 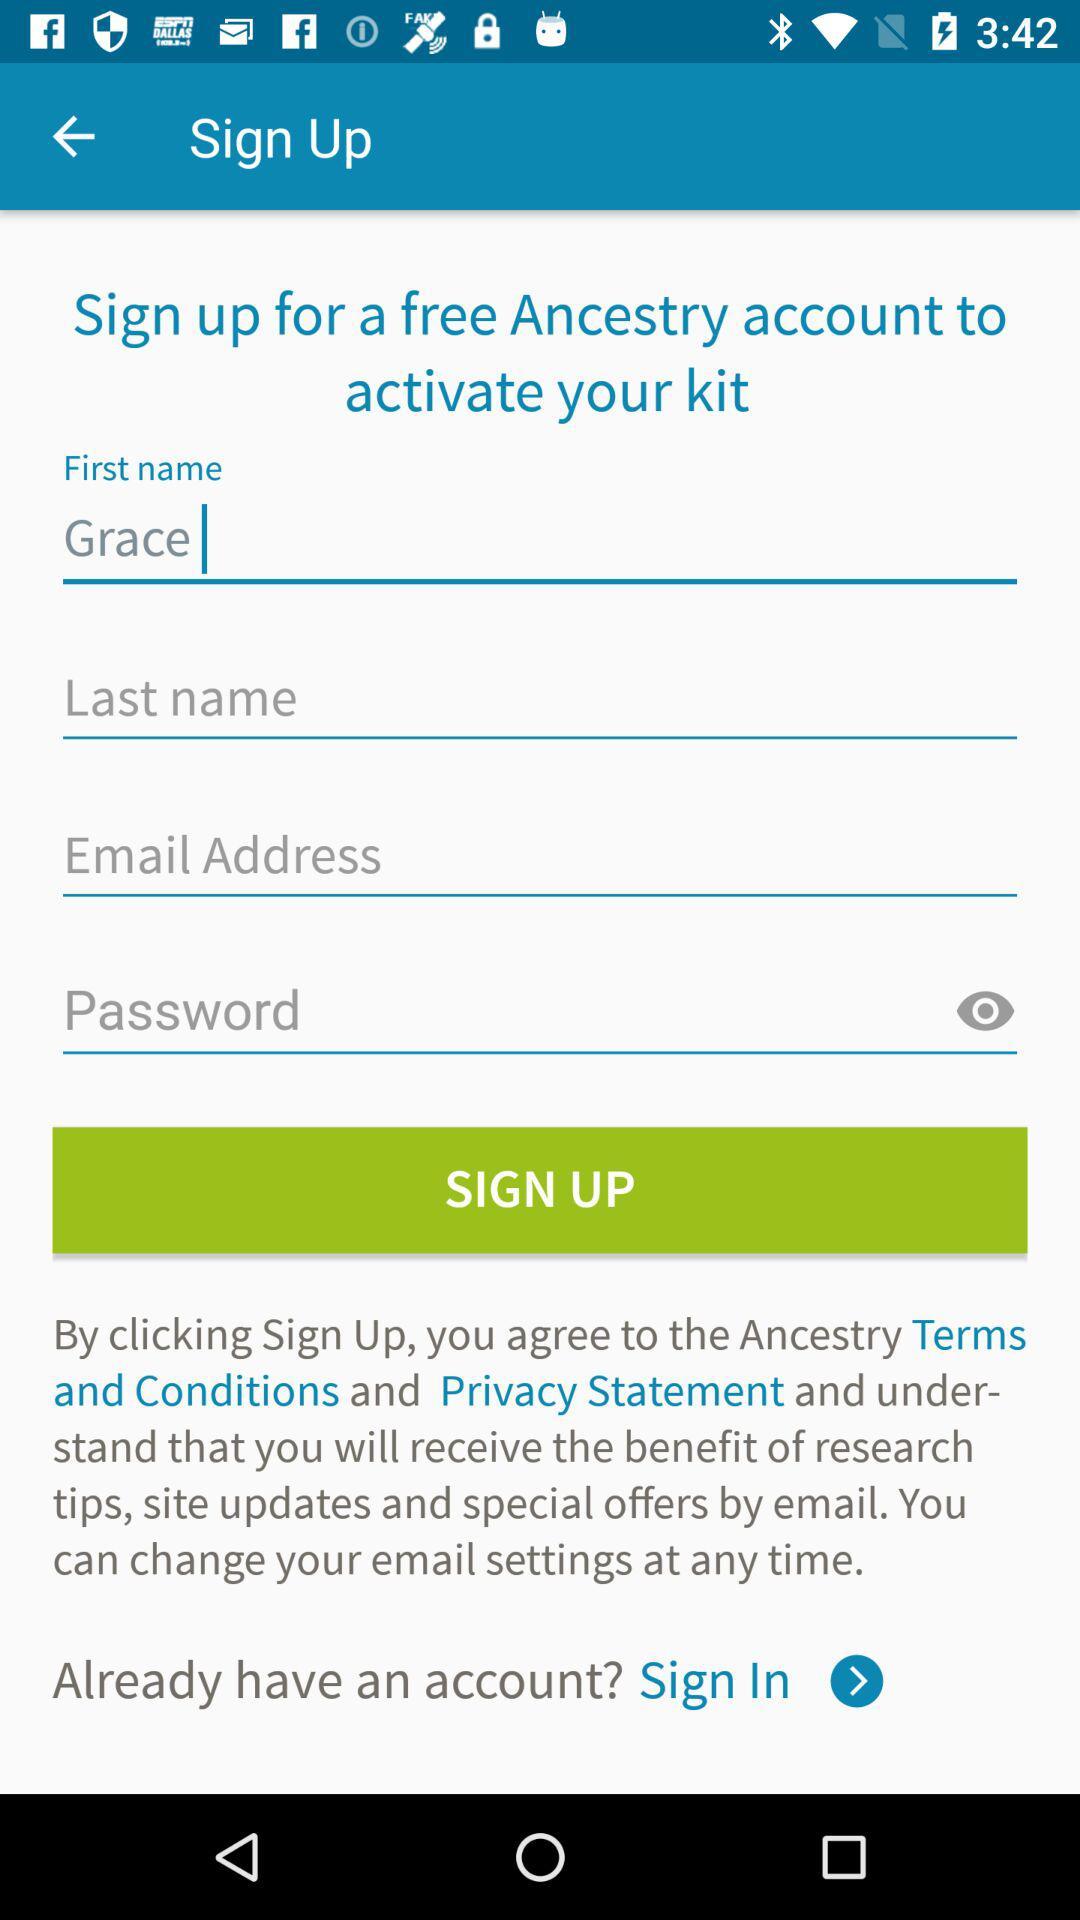 What do you see at coordinates (984, 1012) in the screenshot?
I see `password` at bounding box center [984, 1012].